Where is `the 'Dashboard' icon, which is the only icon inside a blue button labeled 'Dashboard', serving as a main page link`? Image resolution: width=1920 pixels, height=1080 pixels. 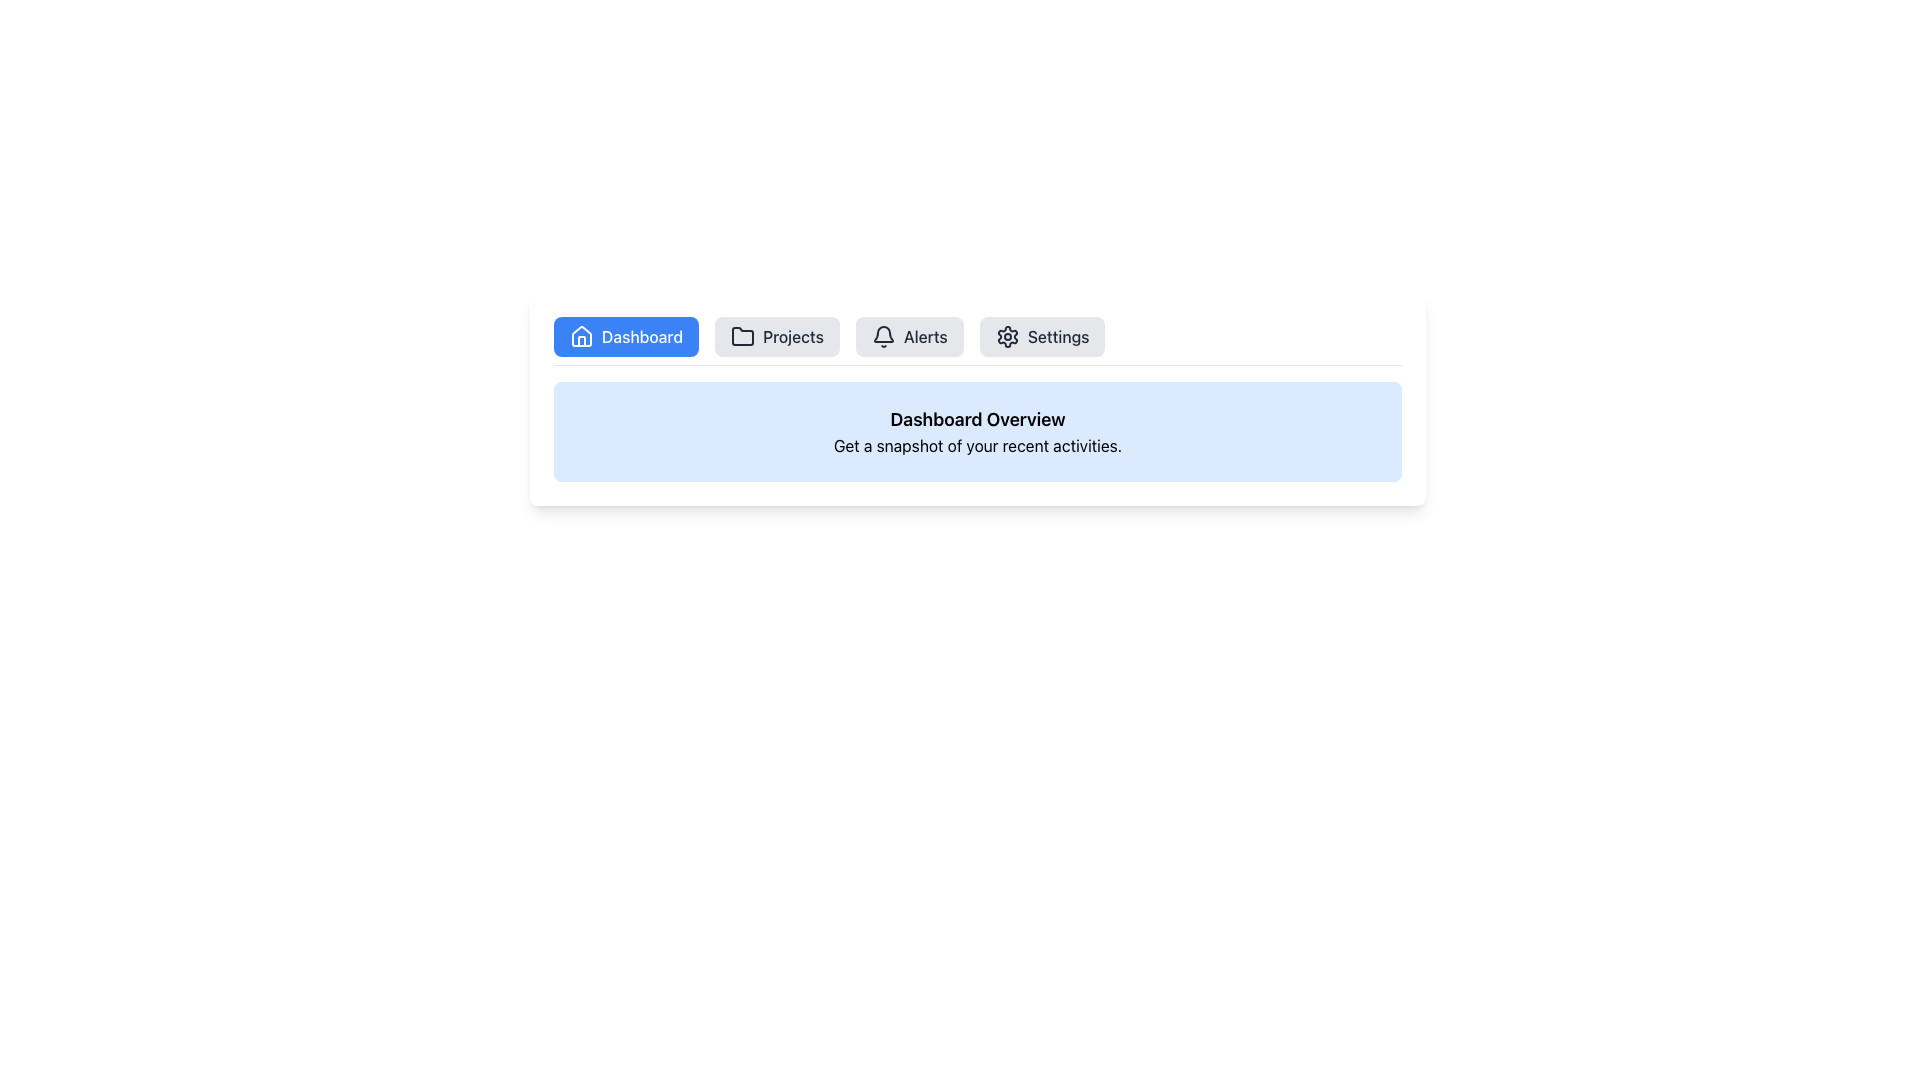 the 'Dashboard' icon, which is the only icon inside a blue button labeled 'Dashboard', serving as a main page link is located at coordinates (580, 335).